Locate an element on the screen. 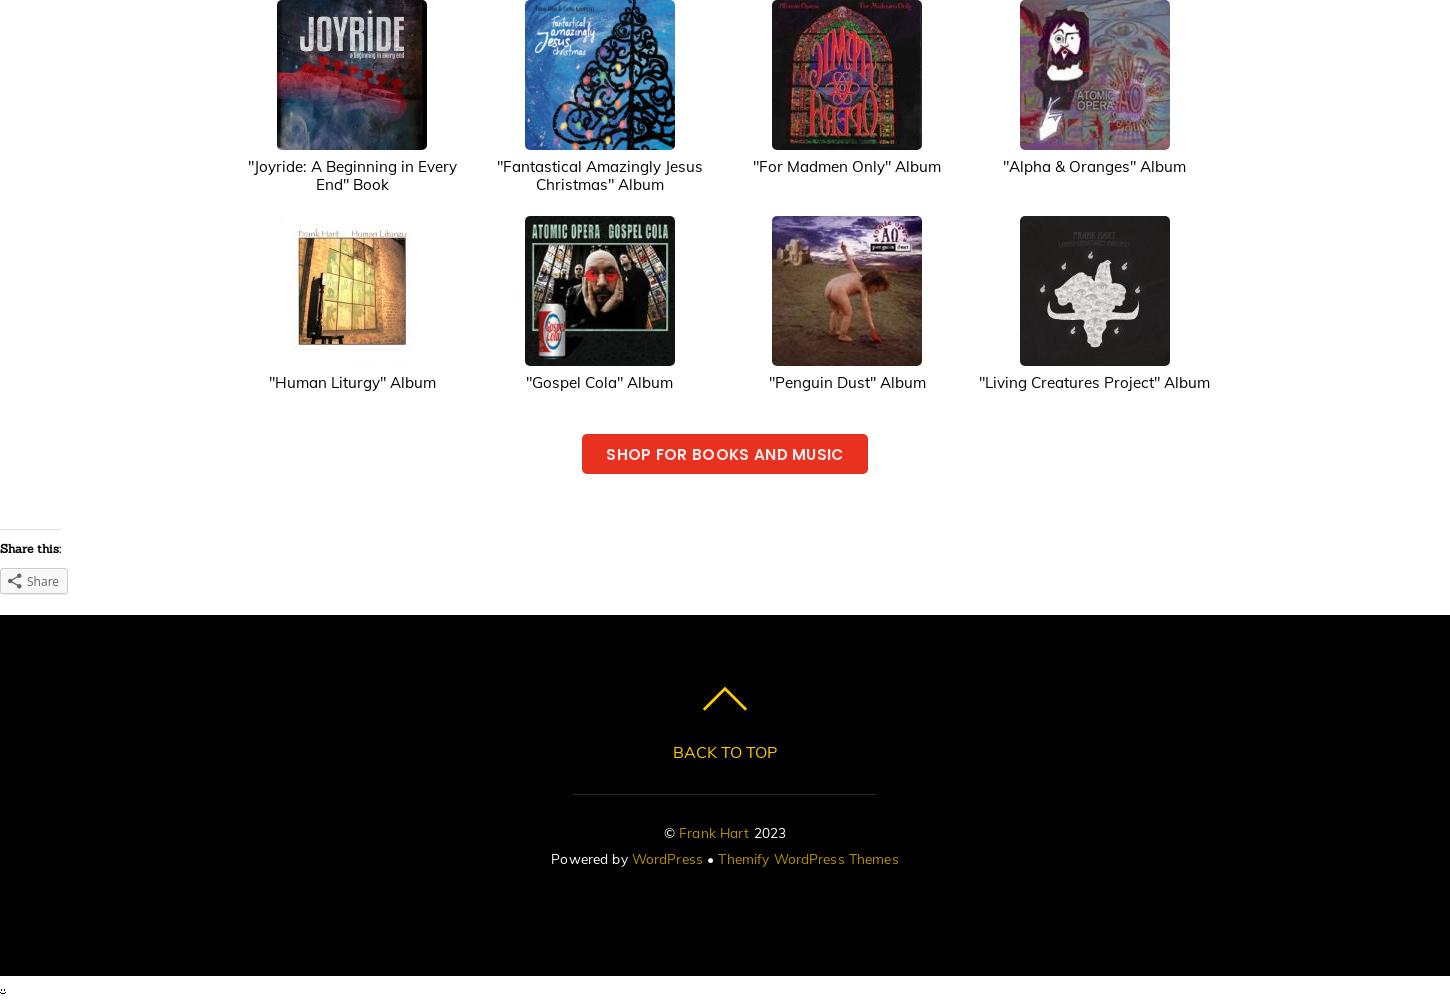 This screenshot has height=1000, width=1450. 'Share' is located at coordinates (26, 580).